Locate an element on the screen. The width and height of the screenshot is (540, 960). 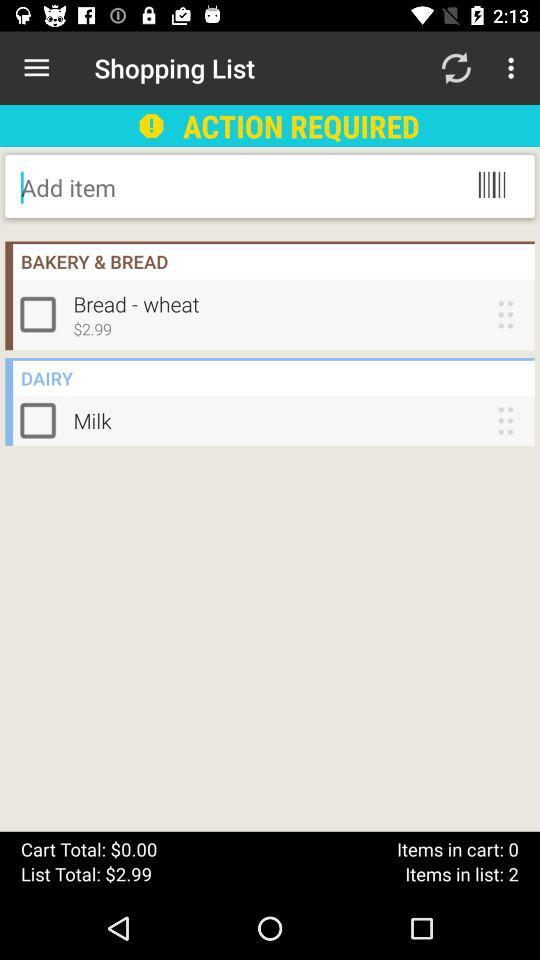
icon to the right of action required item is located at coordinates (455, 68).